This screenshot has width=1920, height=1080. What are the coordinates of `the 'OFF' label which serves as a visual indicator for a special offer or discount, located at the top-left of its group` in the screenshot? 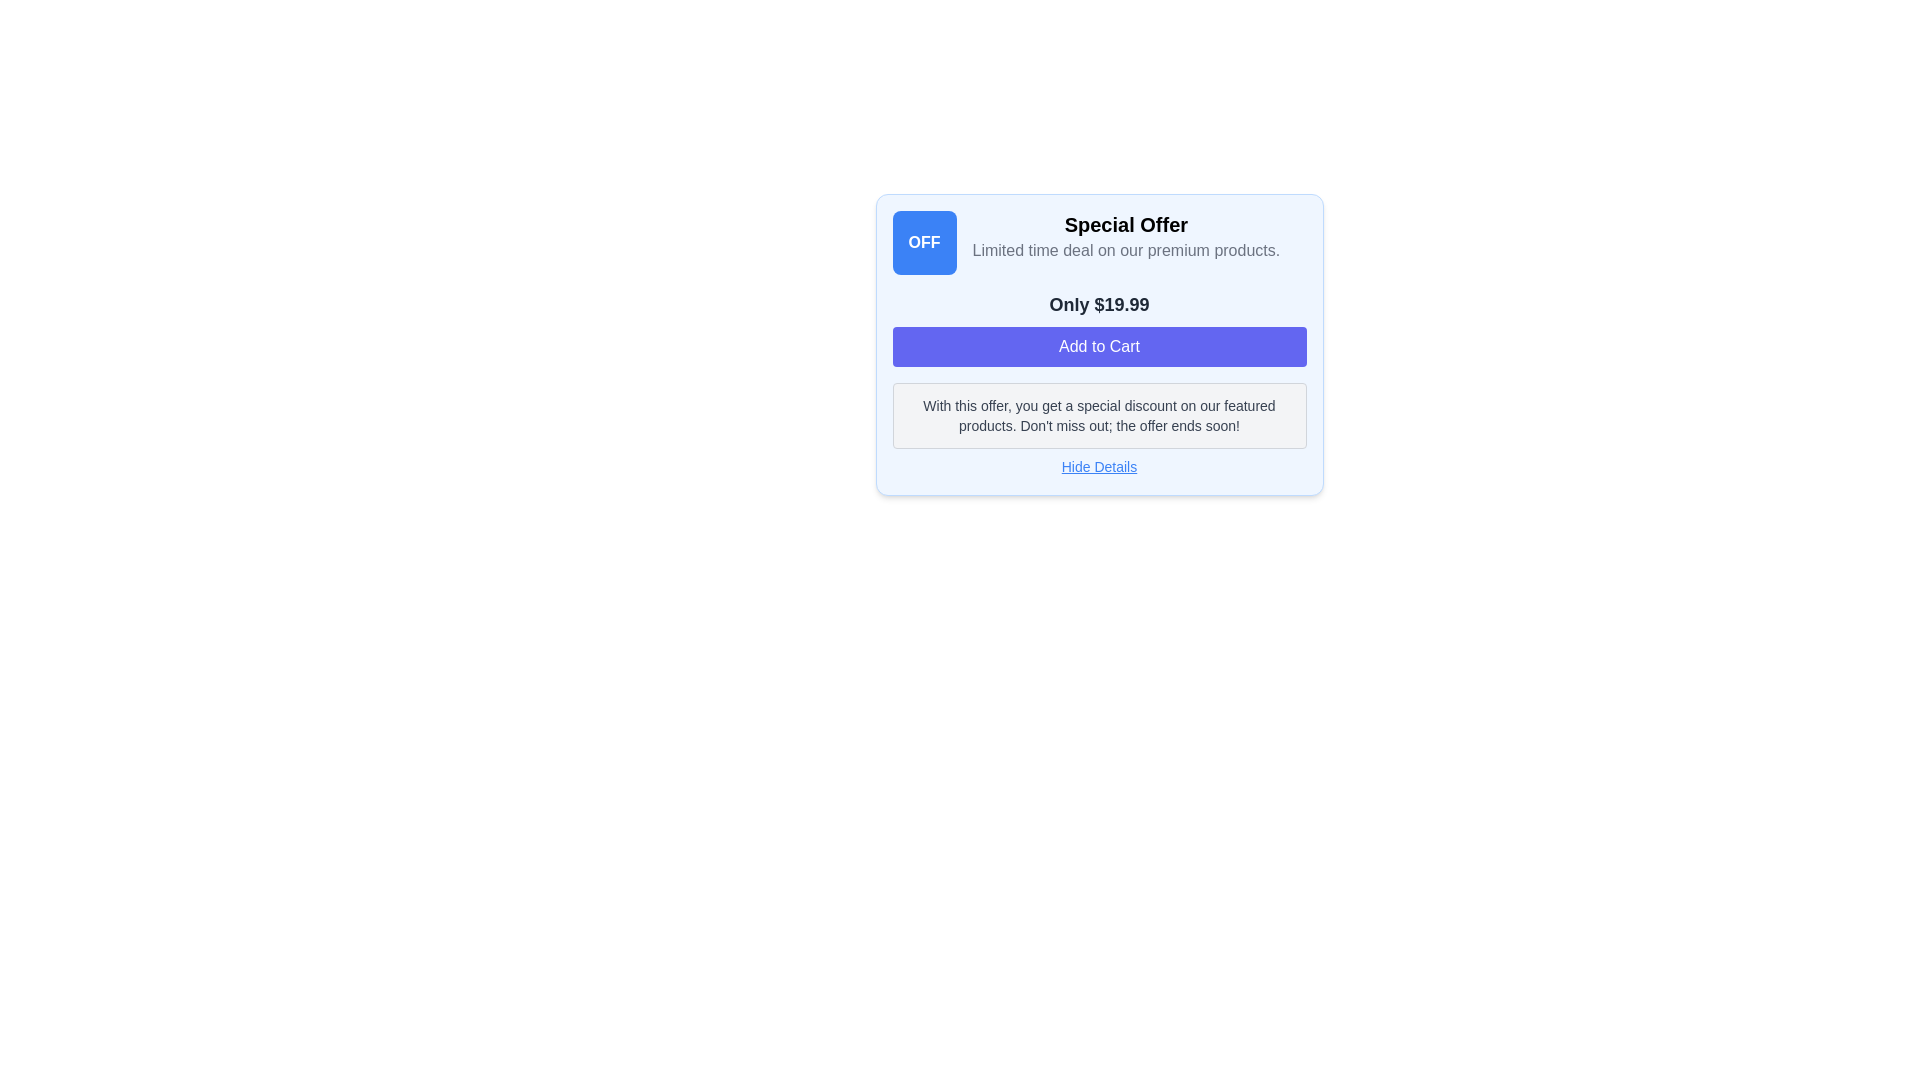 It's located at (923, 242).